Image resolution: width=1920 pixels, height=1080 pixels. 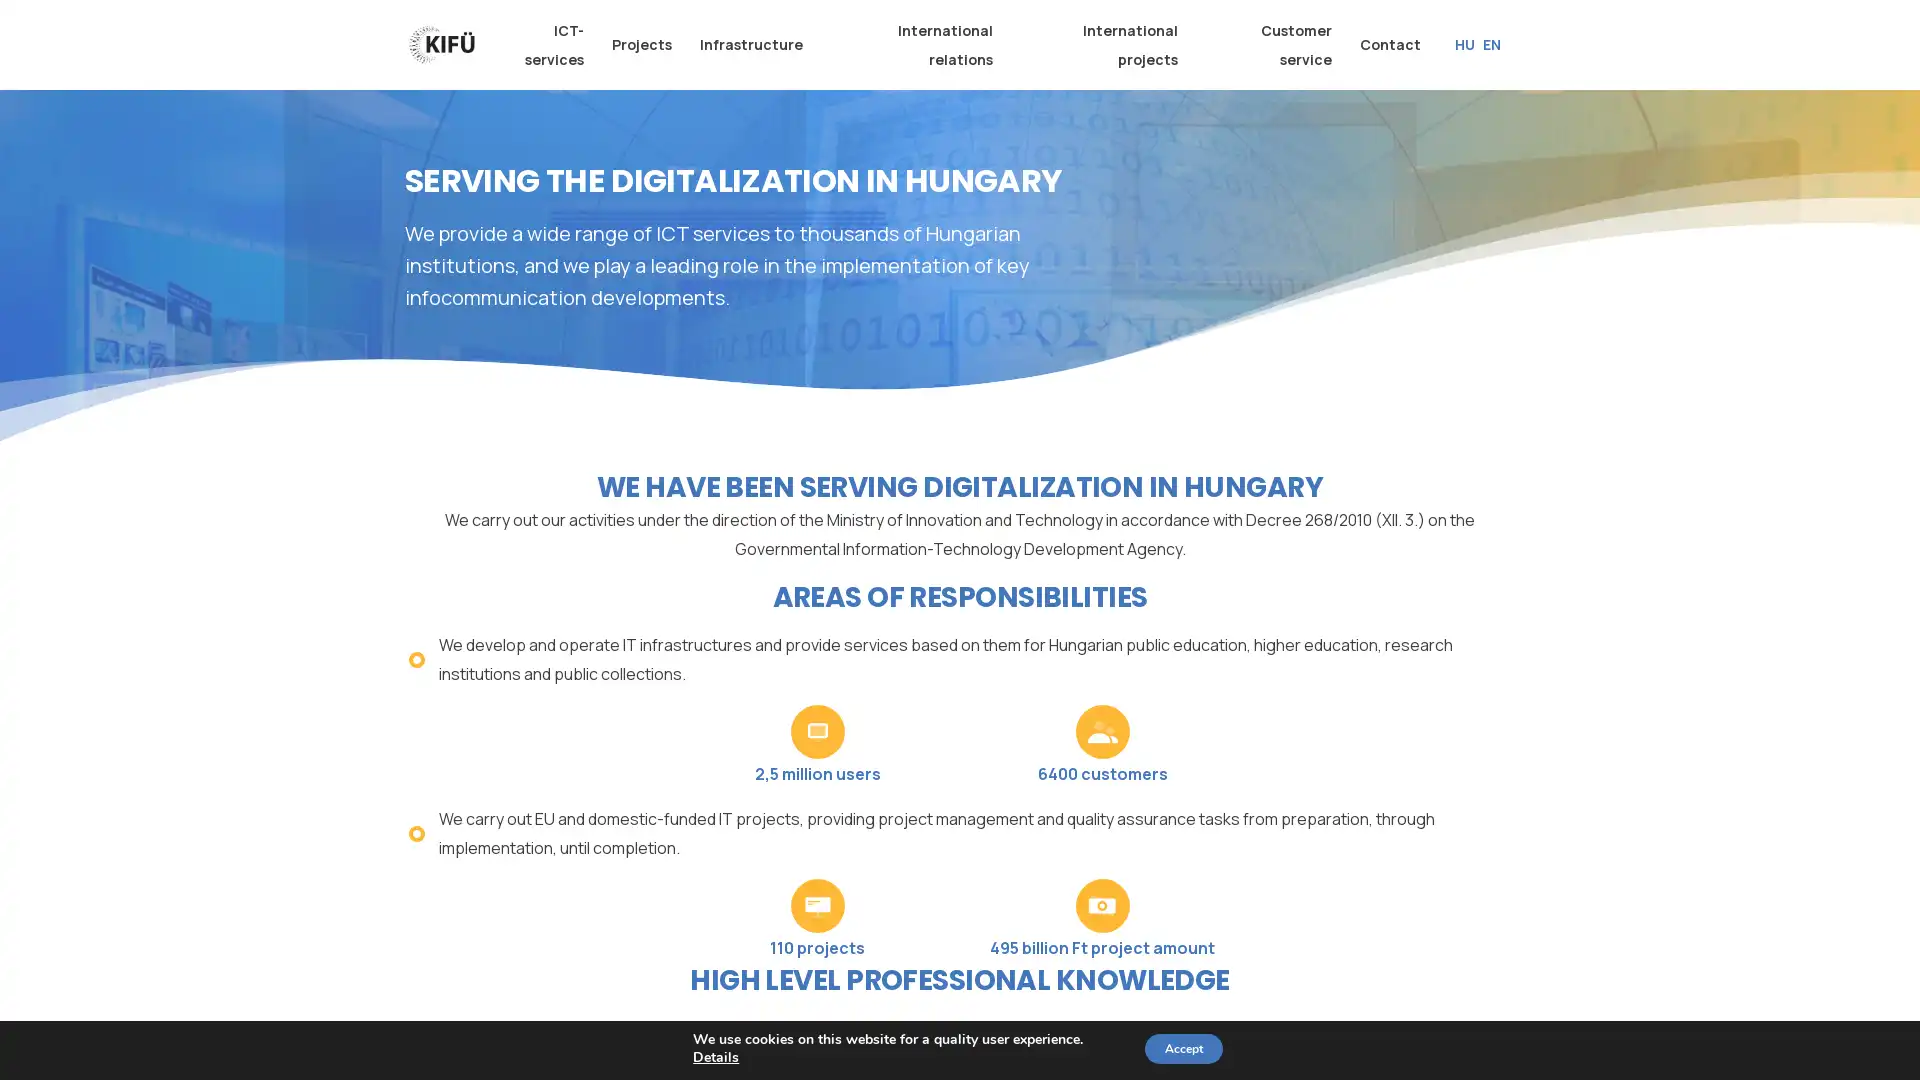 What do you see at coordinates (1182, 1048) in the screenshot?
I see `Accept` at bounding box center [1182, 1048].